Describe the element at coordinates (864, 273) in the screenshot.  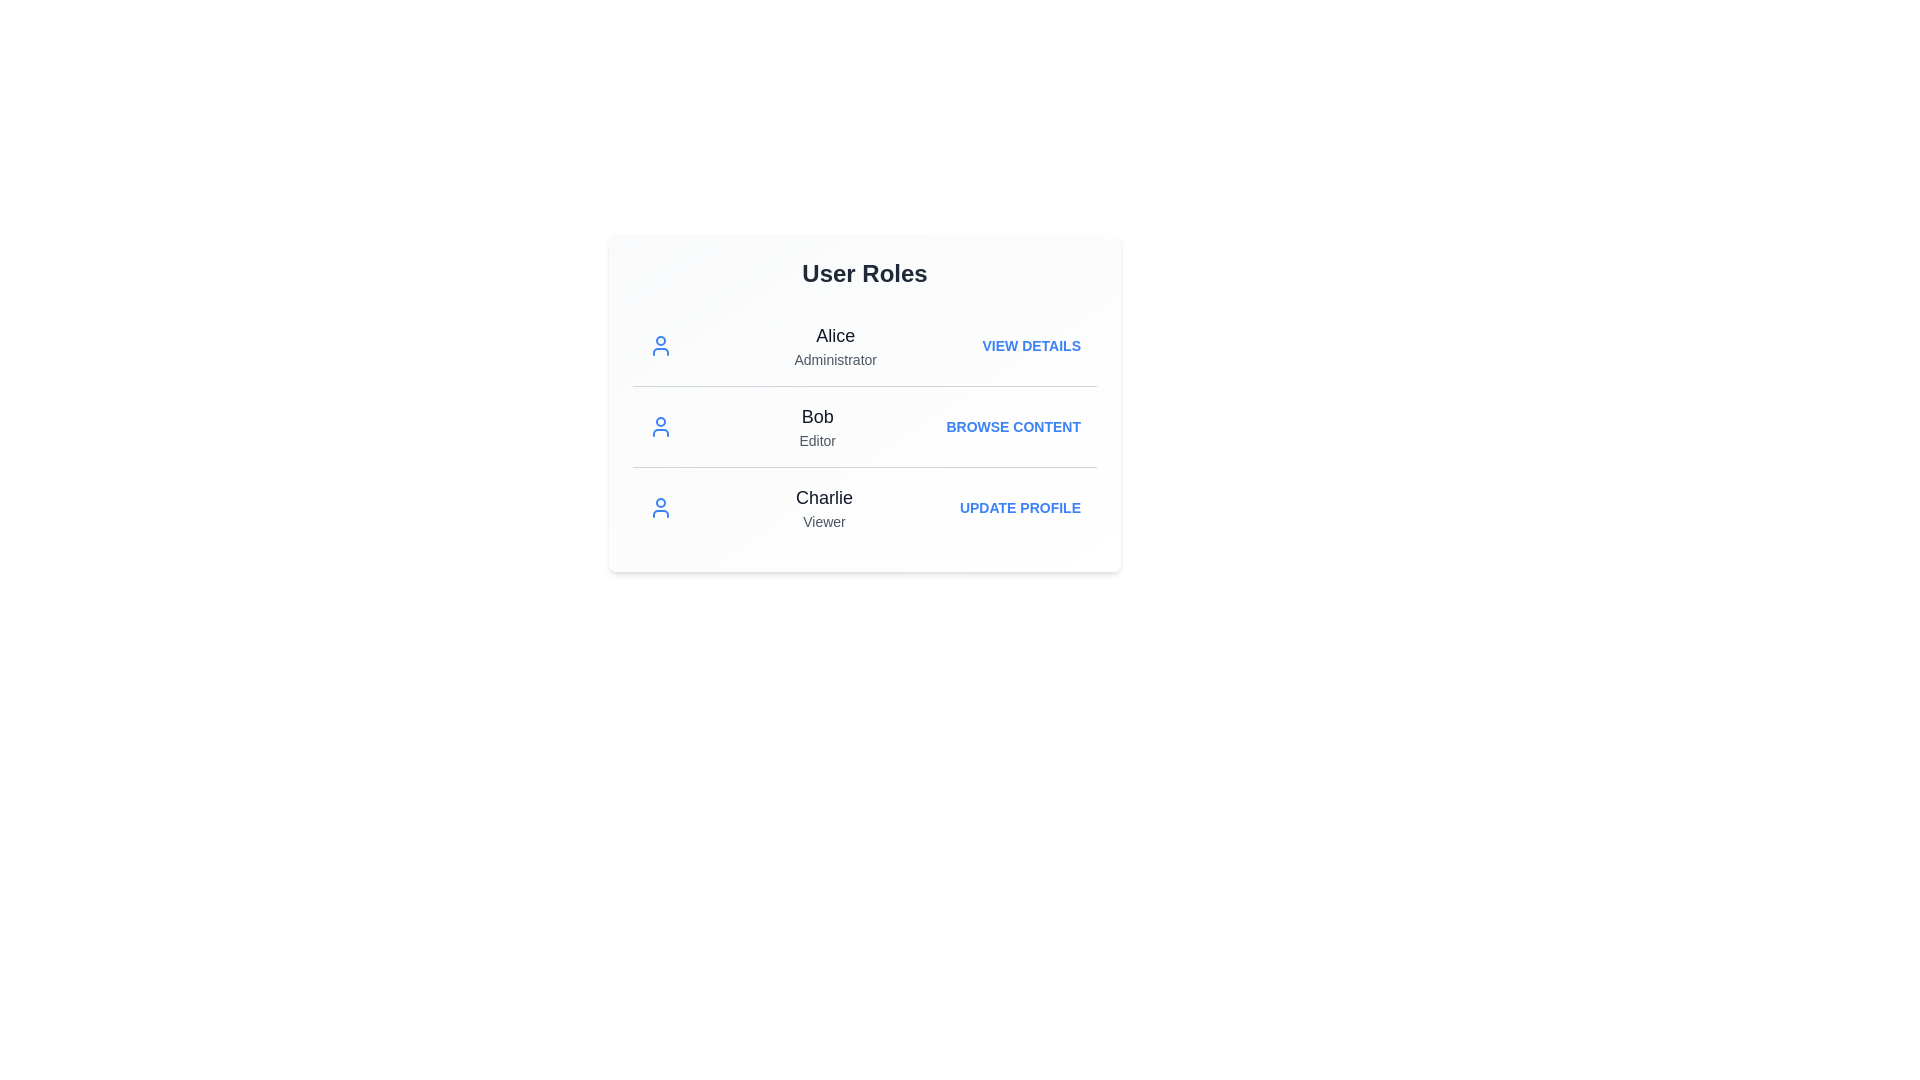
I see `header text 'User Roles' which is styled with bold and enlarged font, located at the top of the card UI` at that location.